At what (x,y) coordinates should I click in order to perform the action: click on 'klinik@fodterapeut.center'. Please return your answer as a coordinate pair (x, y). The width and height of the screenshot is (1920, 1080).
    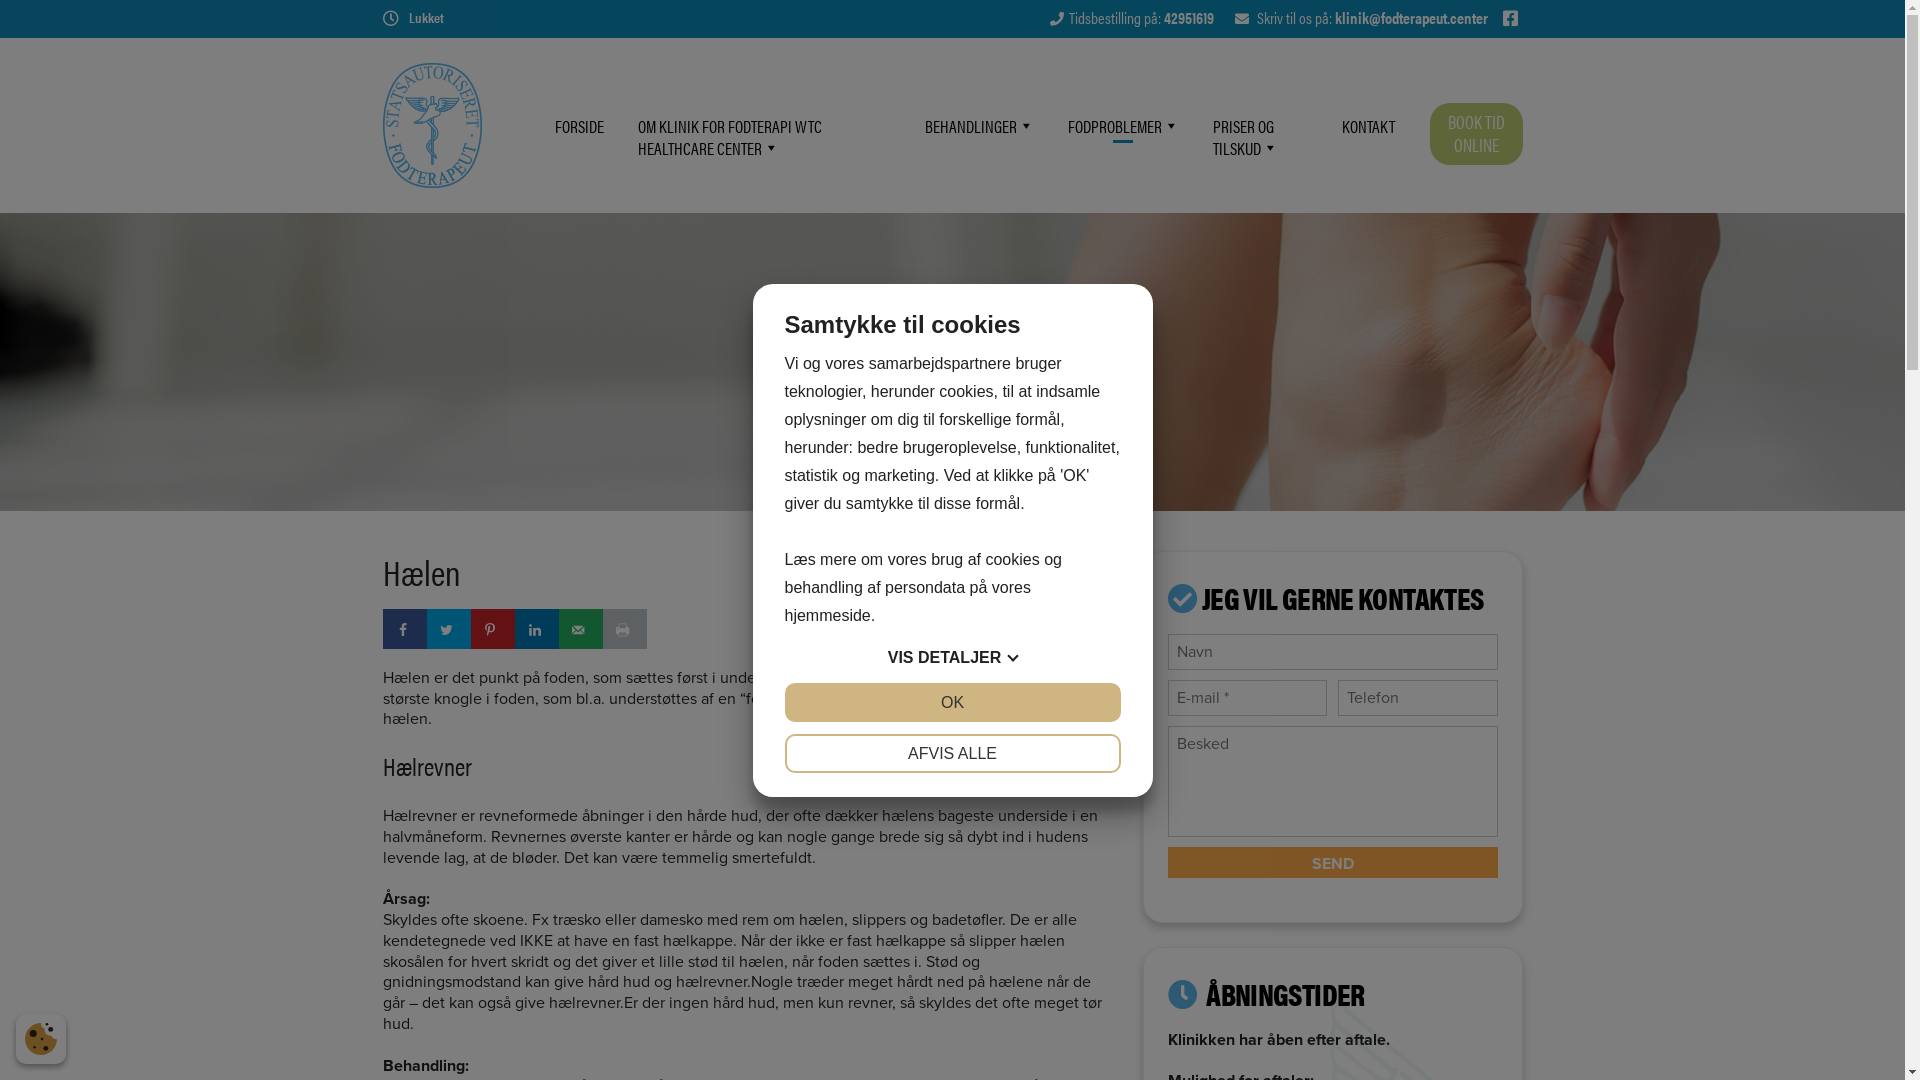
    Looking at the image, I should click on (1409, 17).